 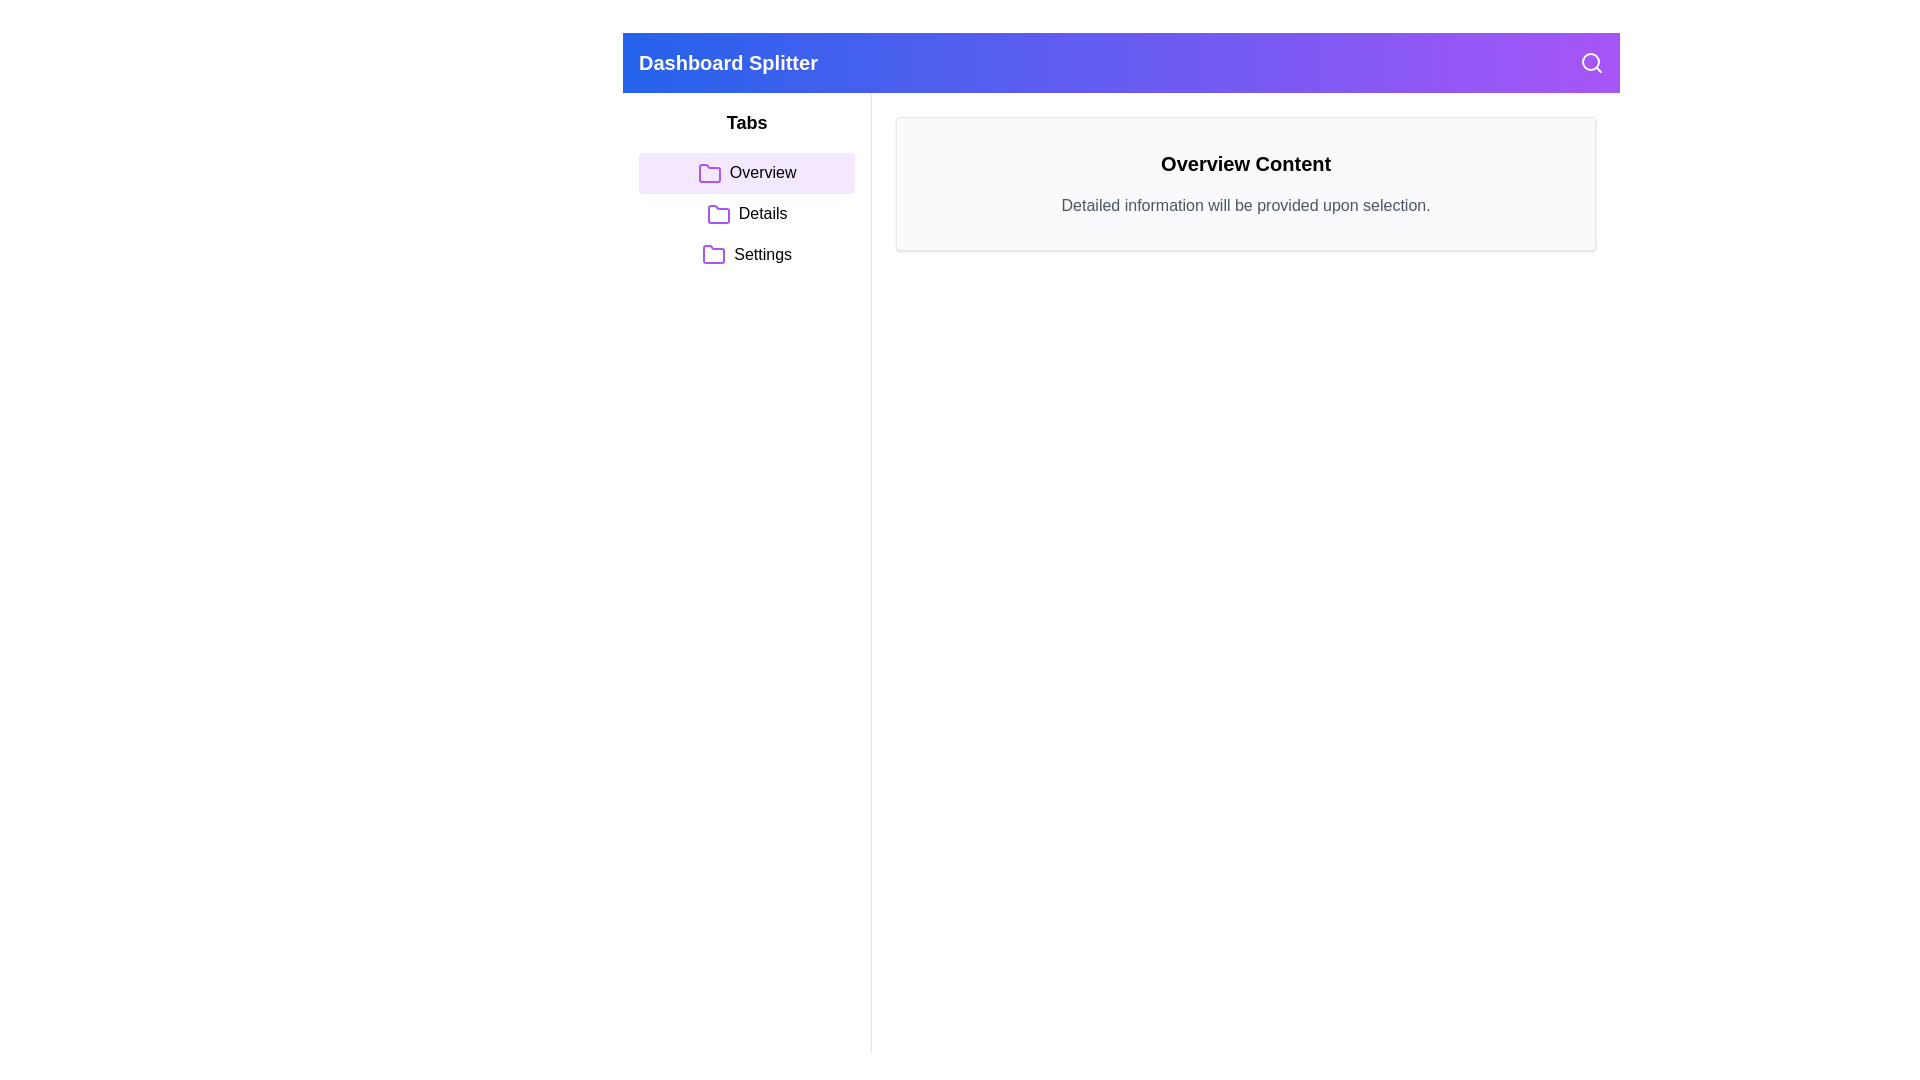 I want to click on the 'Details' folder icon located in the vertical navigation menu on the left side of the interface, which is positioned second from the top, so click(x=718, y=214).